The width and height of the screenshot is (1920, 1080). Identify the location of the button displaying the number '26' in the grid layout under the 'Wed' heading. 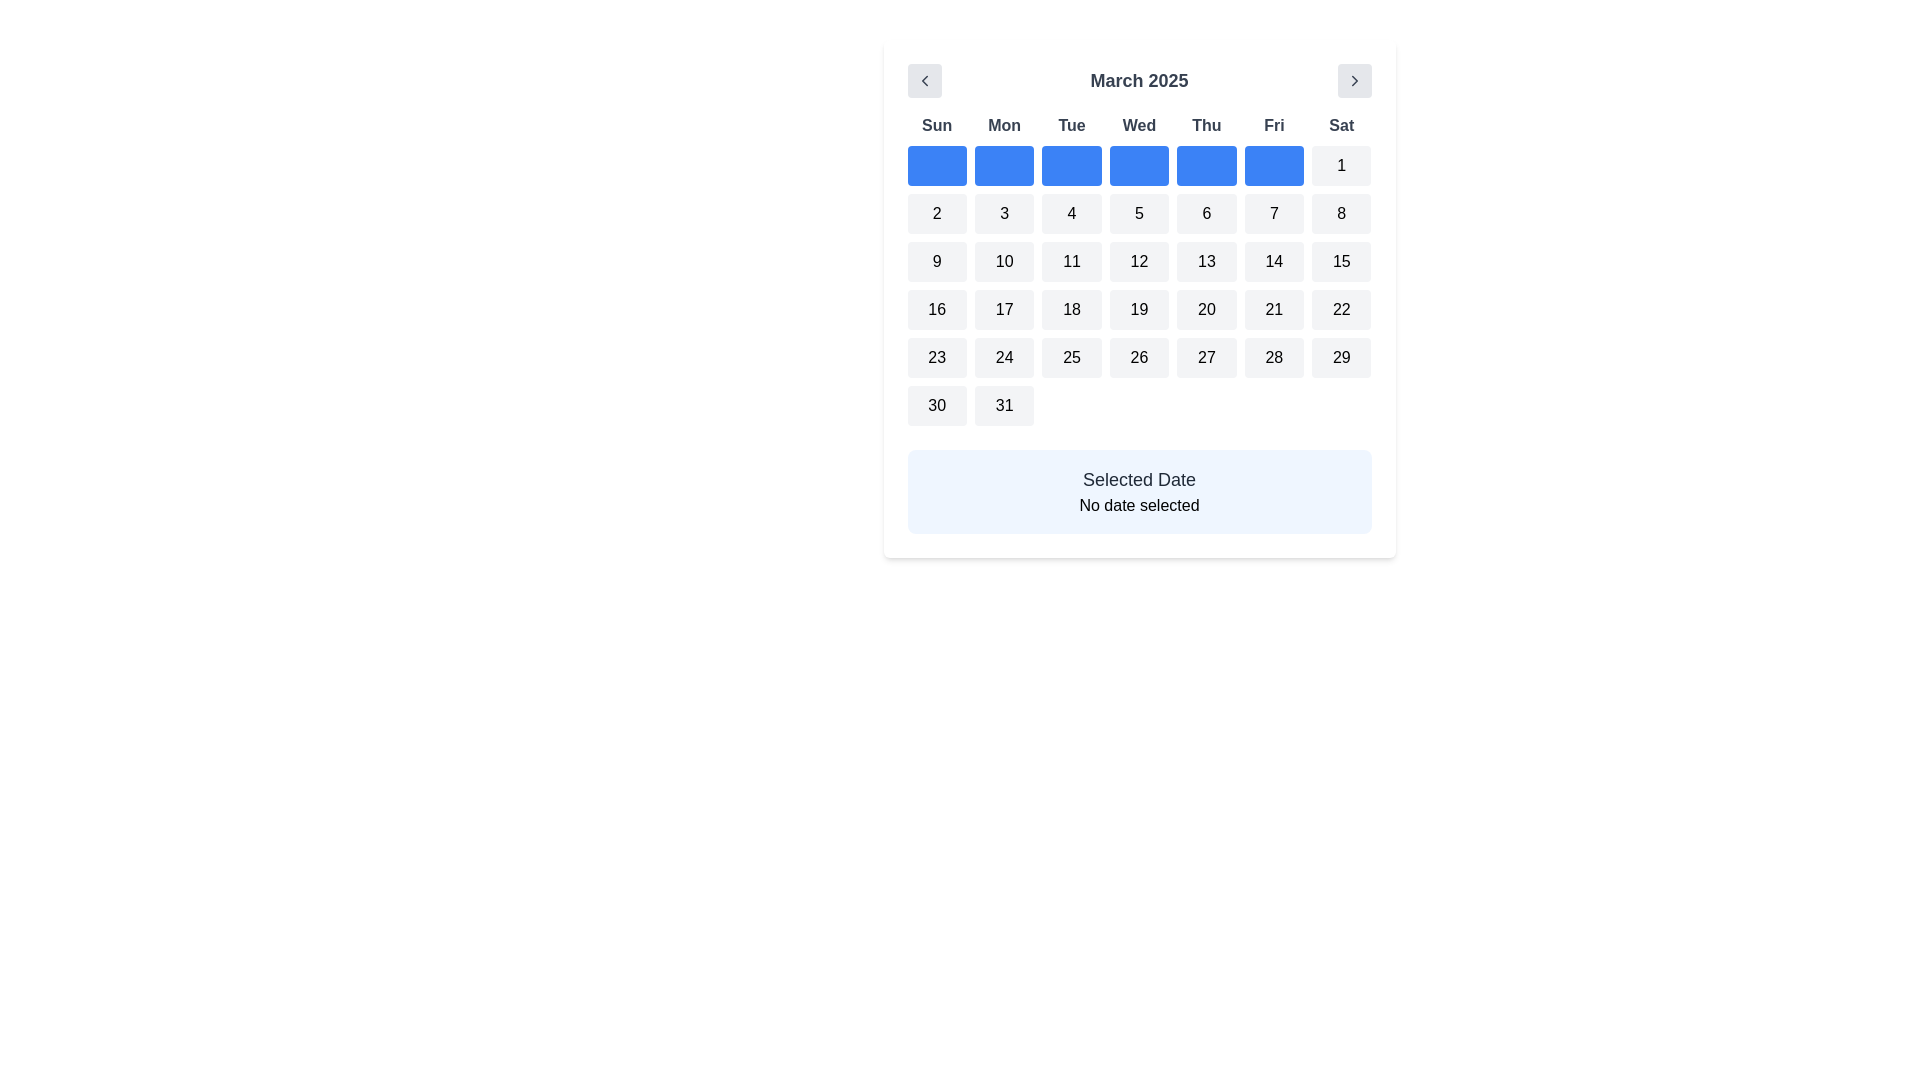
(1139, 357).